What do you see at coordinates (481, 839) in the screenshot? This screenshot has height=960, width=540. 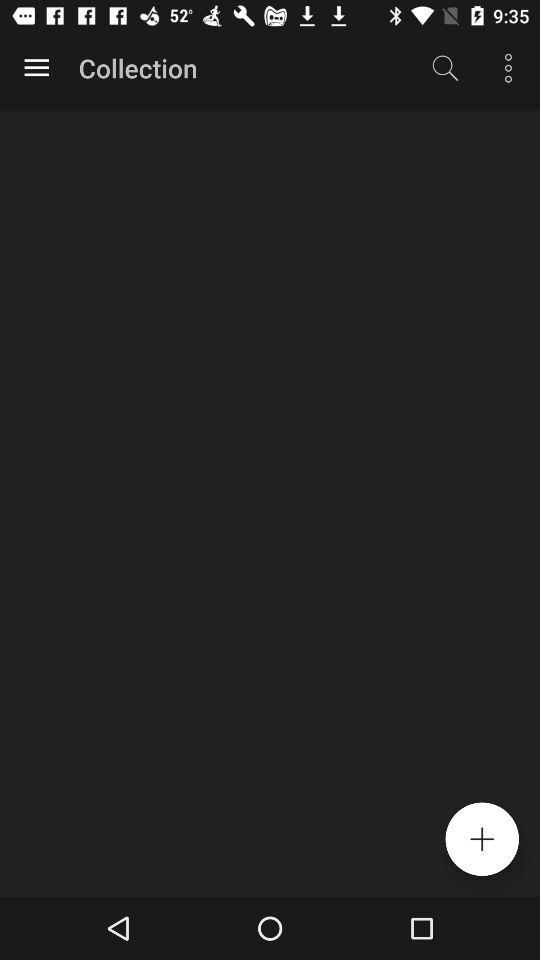 I see `icon at the bottom right corner` at bounding box center [481, 839].